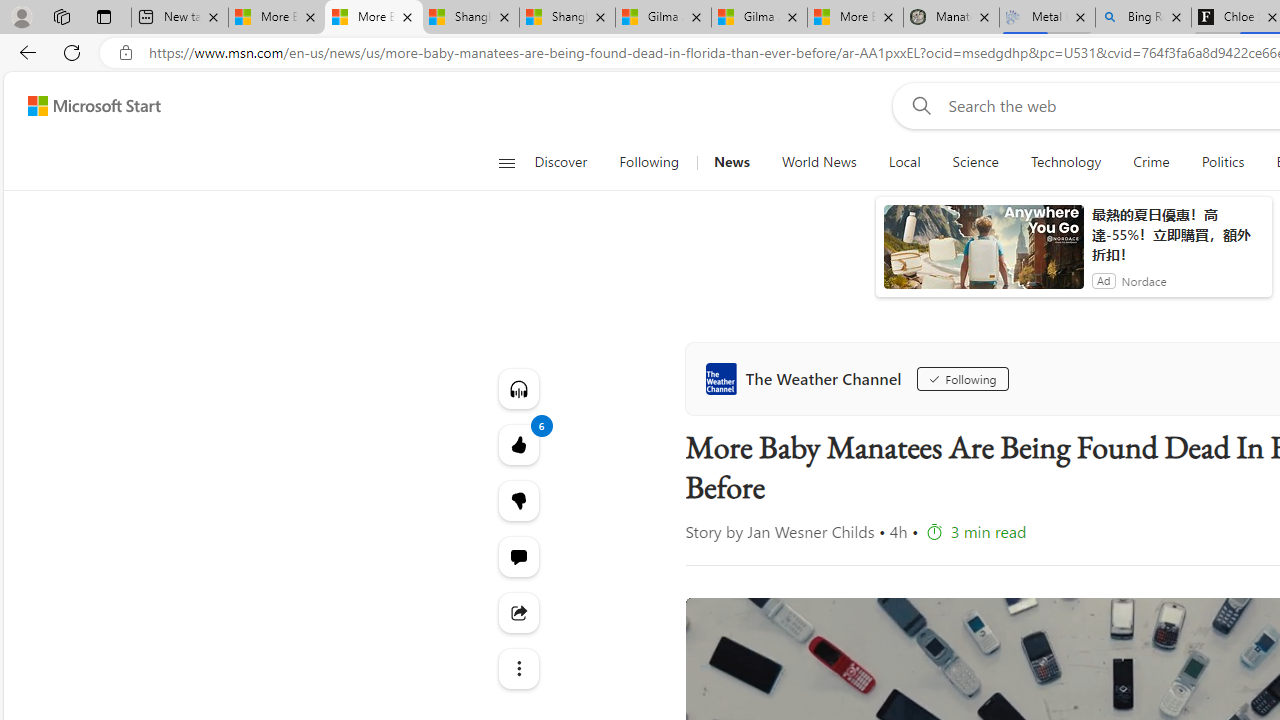 The width and height of the screenshot is (1280, 720). What do you see at coordinates (1222, 162) in the screenshot?
I see `'Politics'` at bounding box center [1222, 162].